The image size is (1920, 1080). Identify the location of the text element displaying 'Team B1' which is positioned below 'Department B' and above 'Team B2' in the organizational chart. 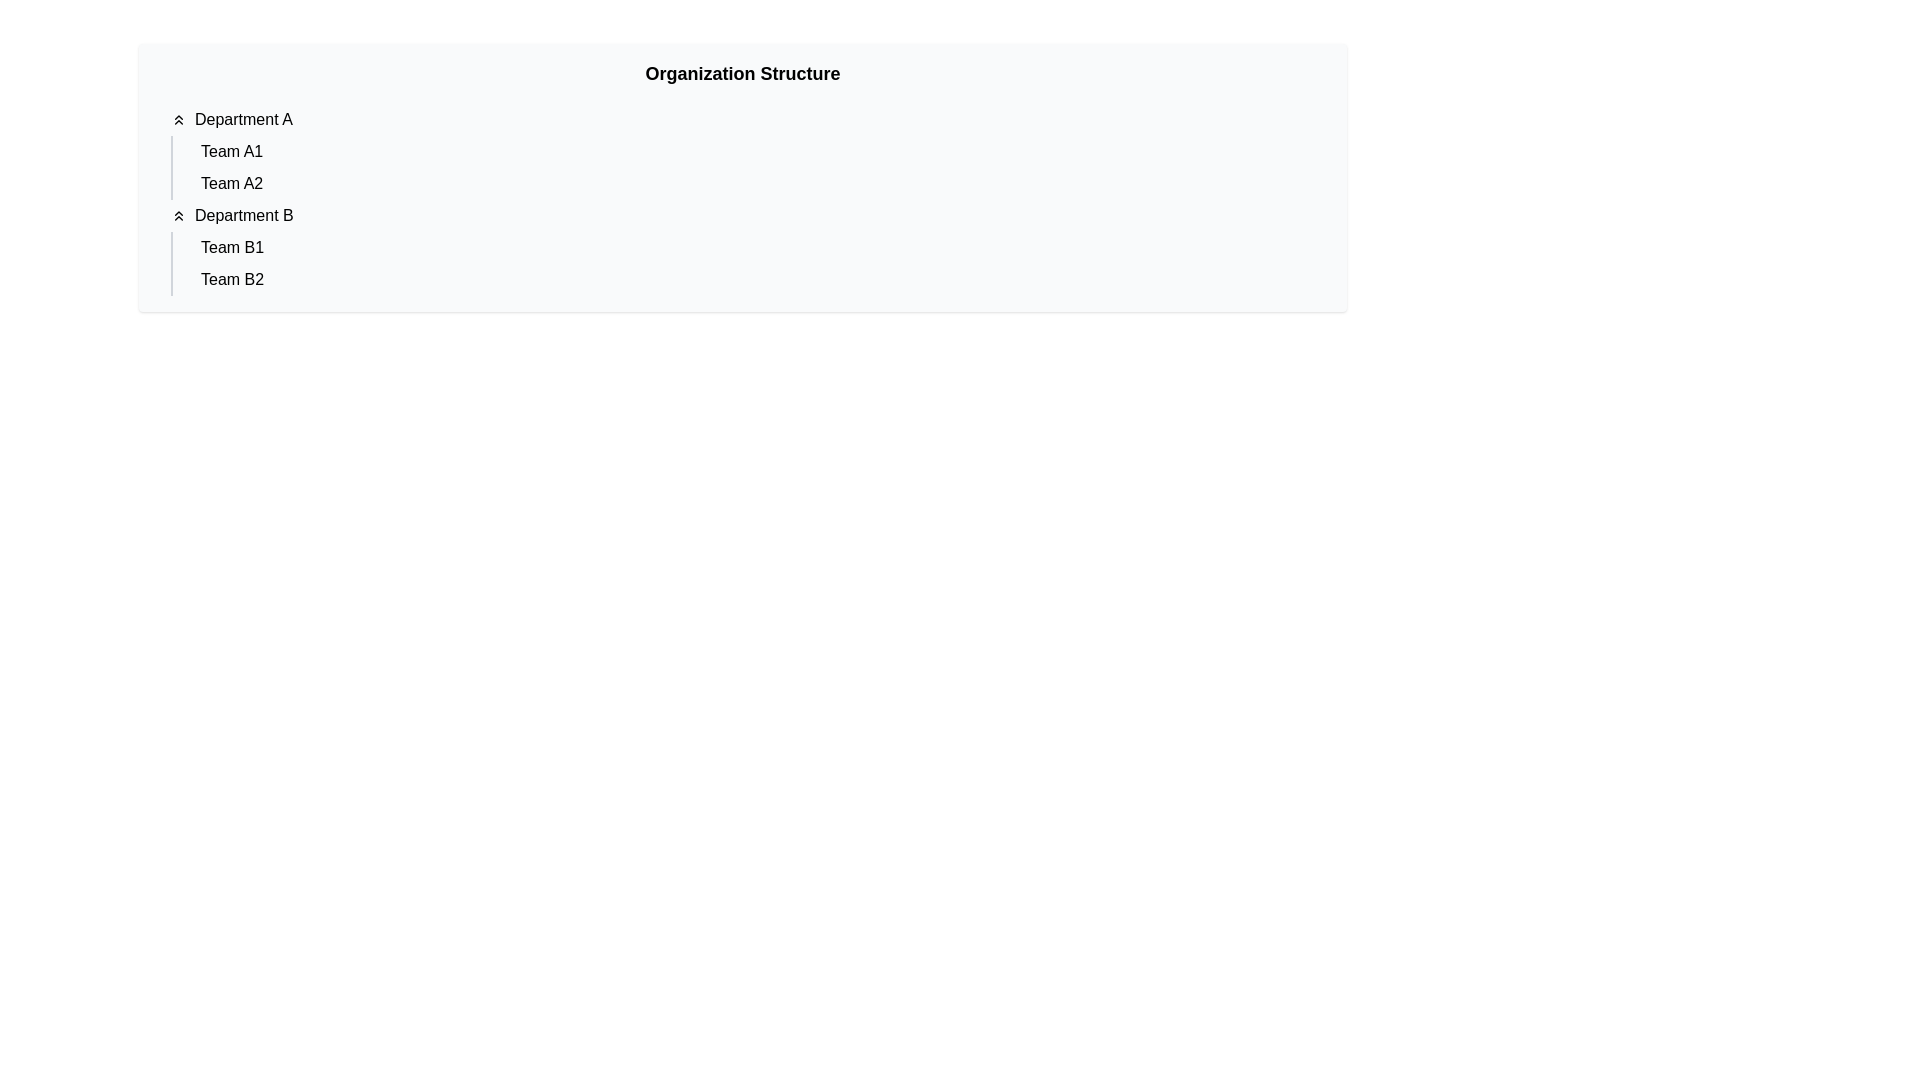
(232, 246).